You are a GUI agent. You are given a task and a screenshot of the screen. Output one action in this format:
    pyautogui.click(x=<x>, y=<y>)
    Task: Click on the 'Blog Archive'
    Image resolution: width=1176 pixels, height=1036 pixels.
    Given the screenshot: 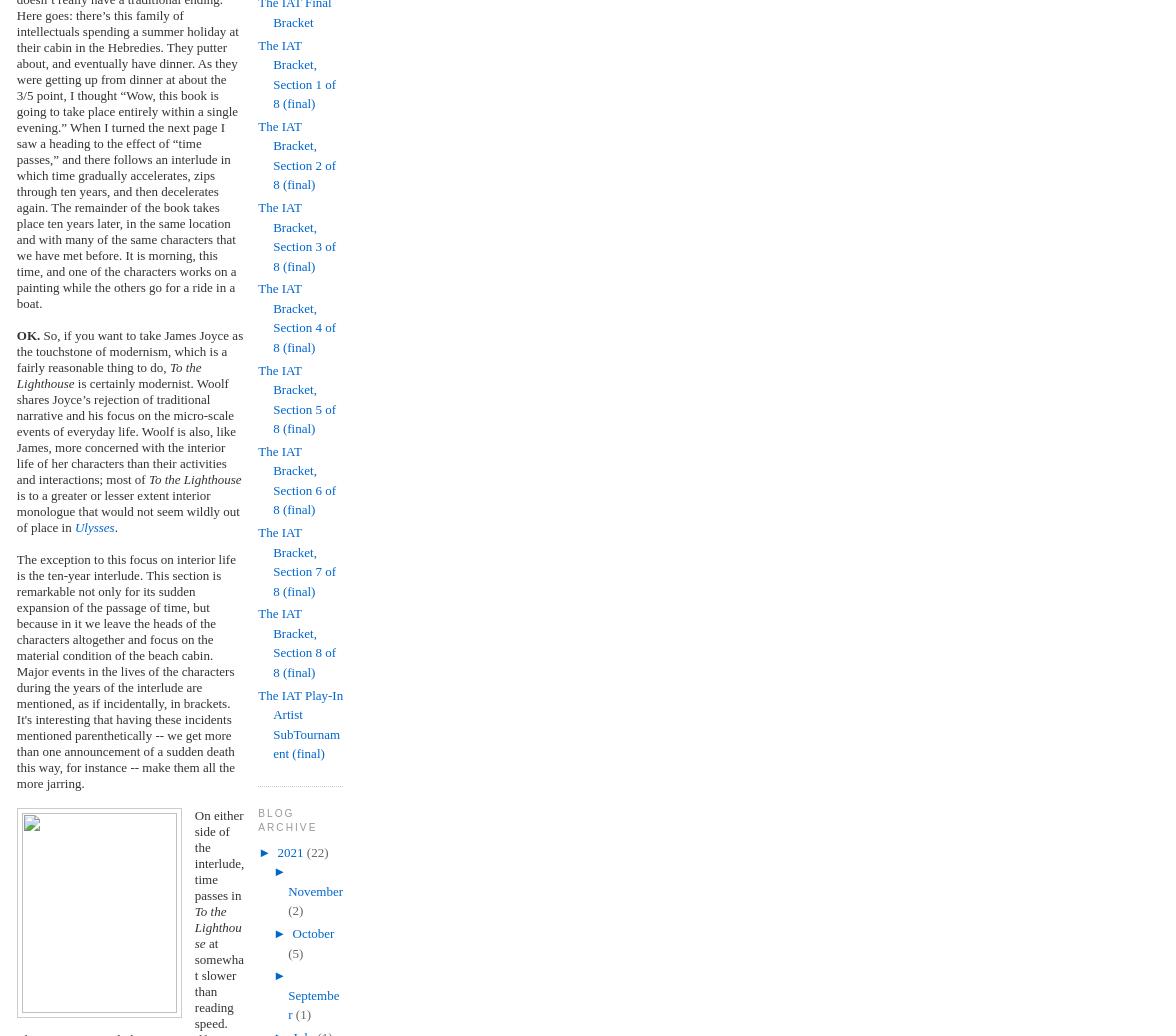 What is the action you would take?
    pyautogui.click(x=287, y=819)
    